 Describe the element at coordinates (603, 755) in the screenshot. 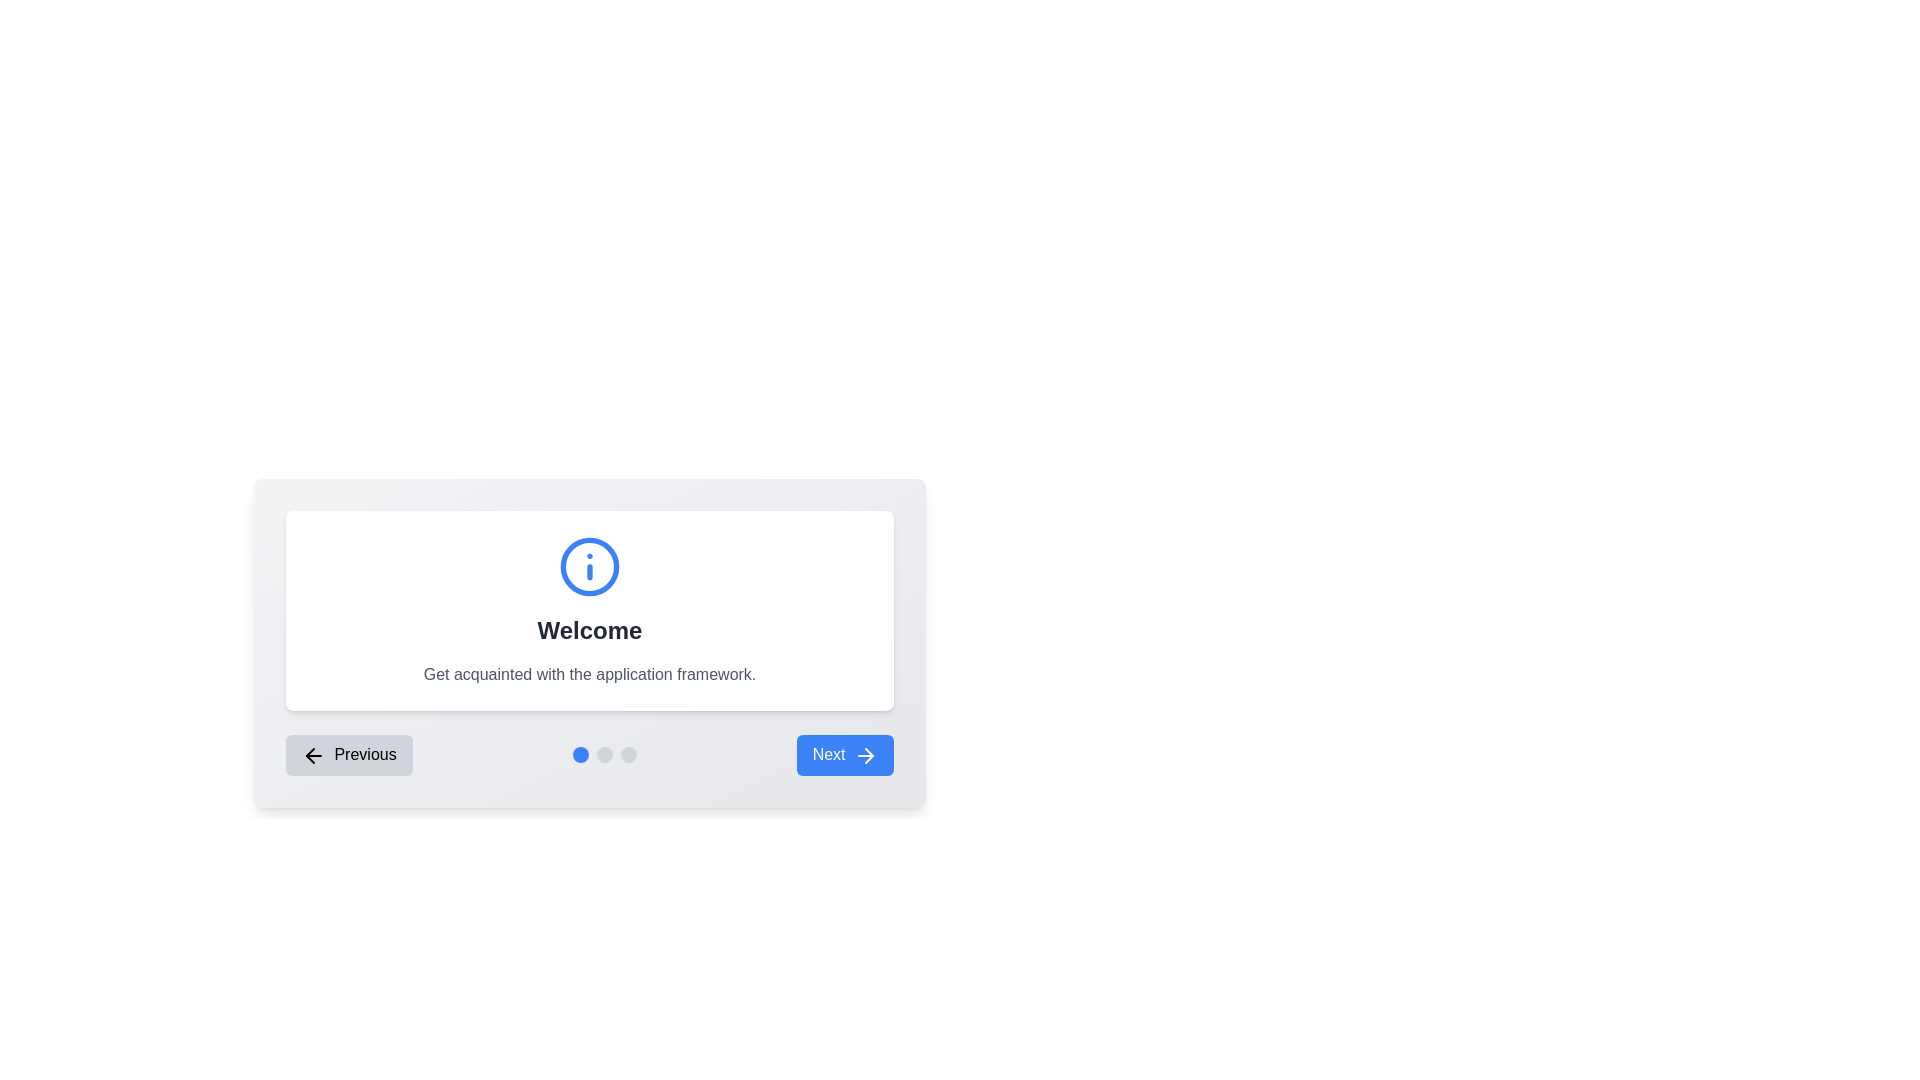

I see `the Progress Indicator Dot that is located centrally at the bottom section of the interface, positioned between a blue circle on the left and a grey circle on the right` at that location.